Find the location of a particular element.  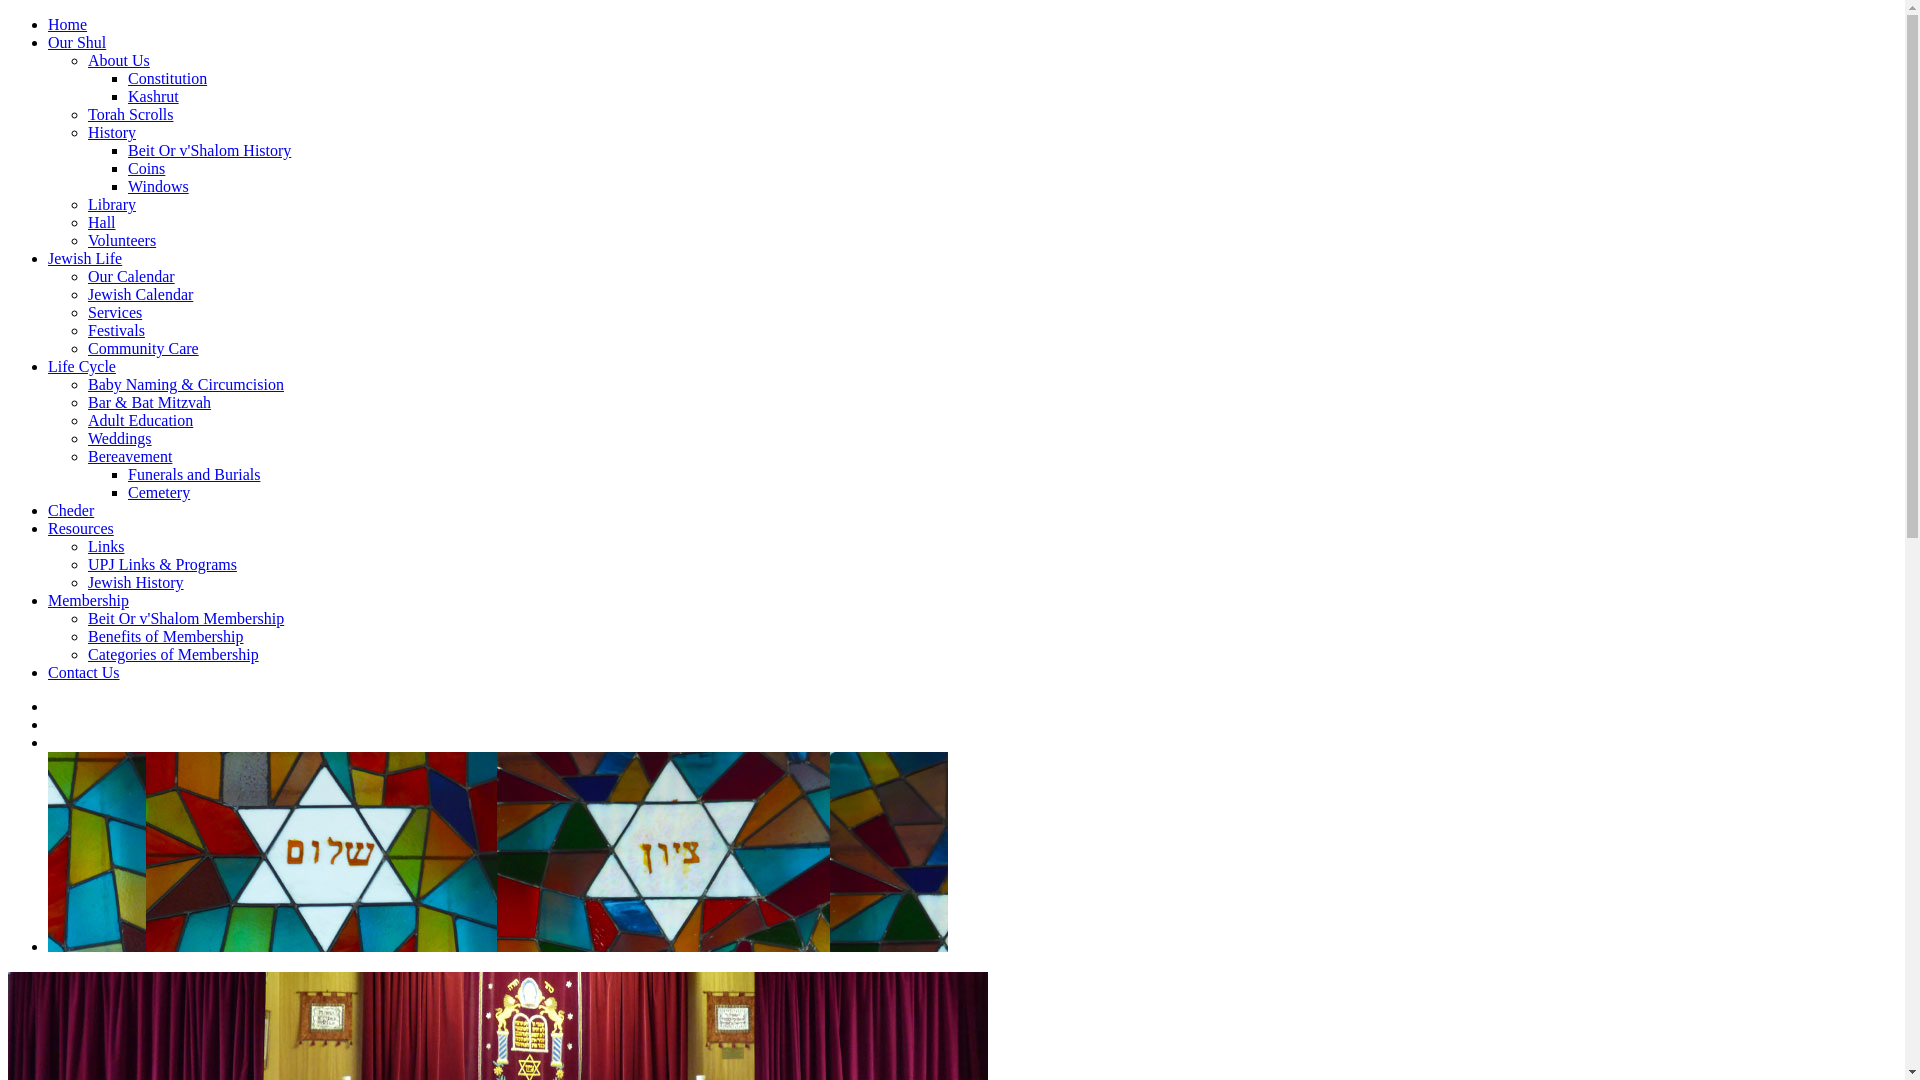

'Kashrut' is located at coordinates (152, 96).